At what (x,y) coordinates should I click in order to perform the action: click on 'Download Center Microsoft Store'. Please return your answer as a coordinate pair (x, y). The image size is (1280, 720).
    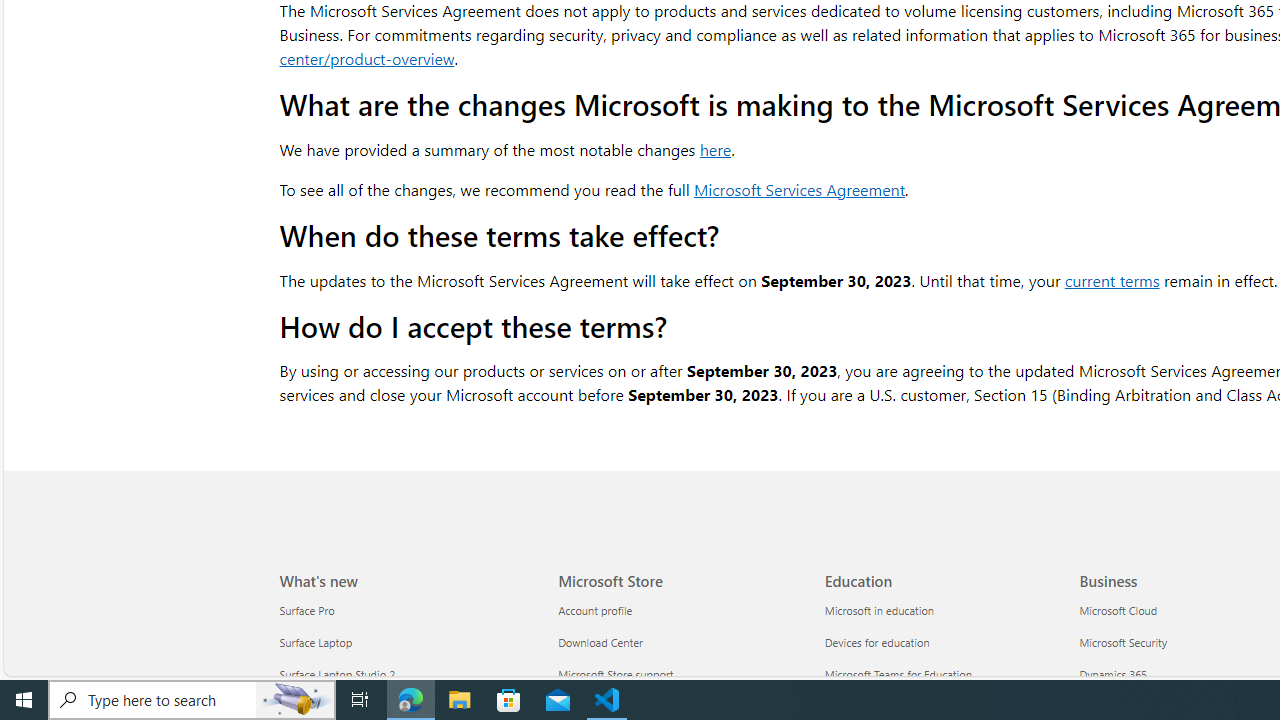
    Looking at the image, I should click on (599, 642).